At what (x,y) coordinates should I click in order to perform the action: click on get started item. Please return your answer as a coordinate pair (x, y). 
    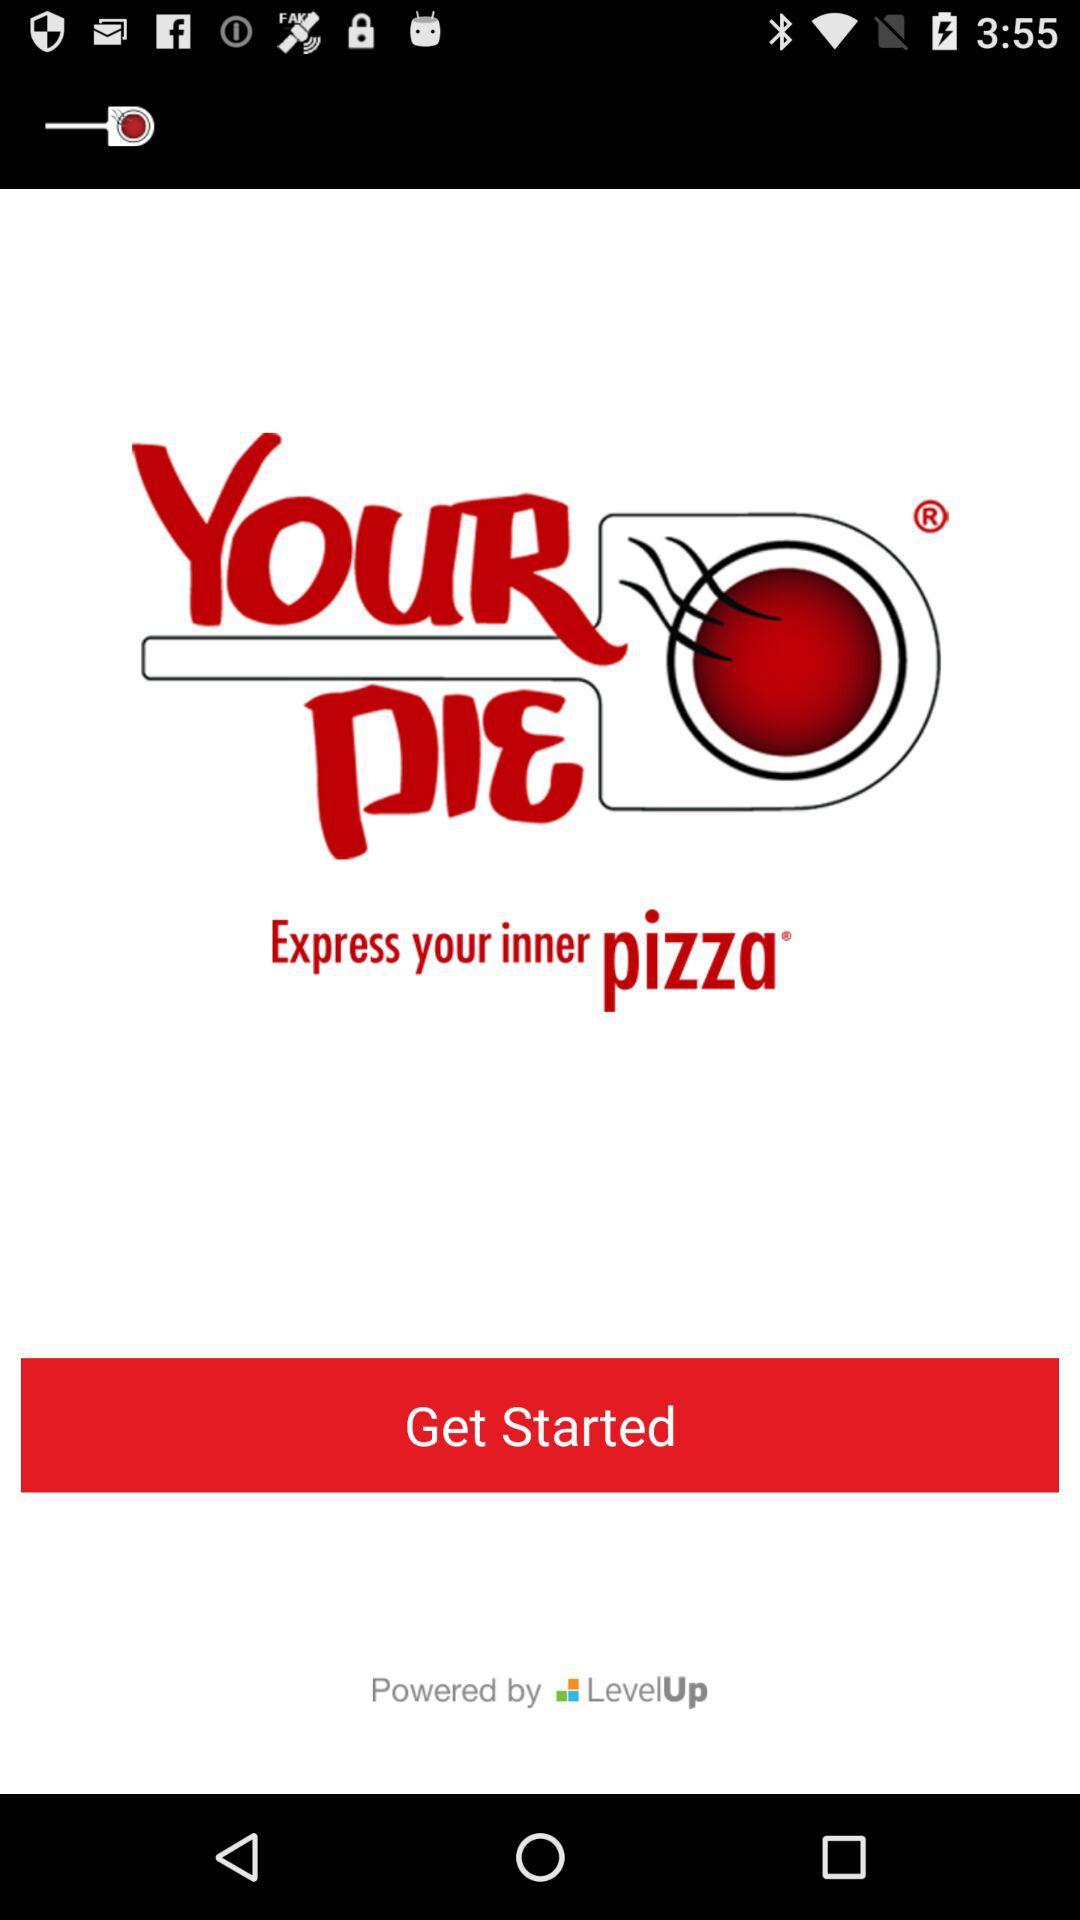
    Looking at the image, I should click on (540, 1424).